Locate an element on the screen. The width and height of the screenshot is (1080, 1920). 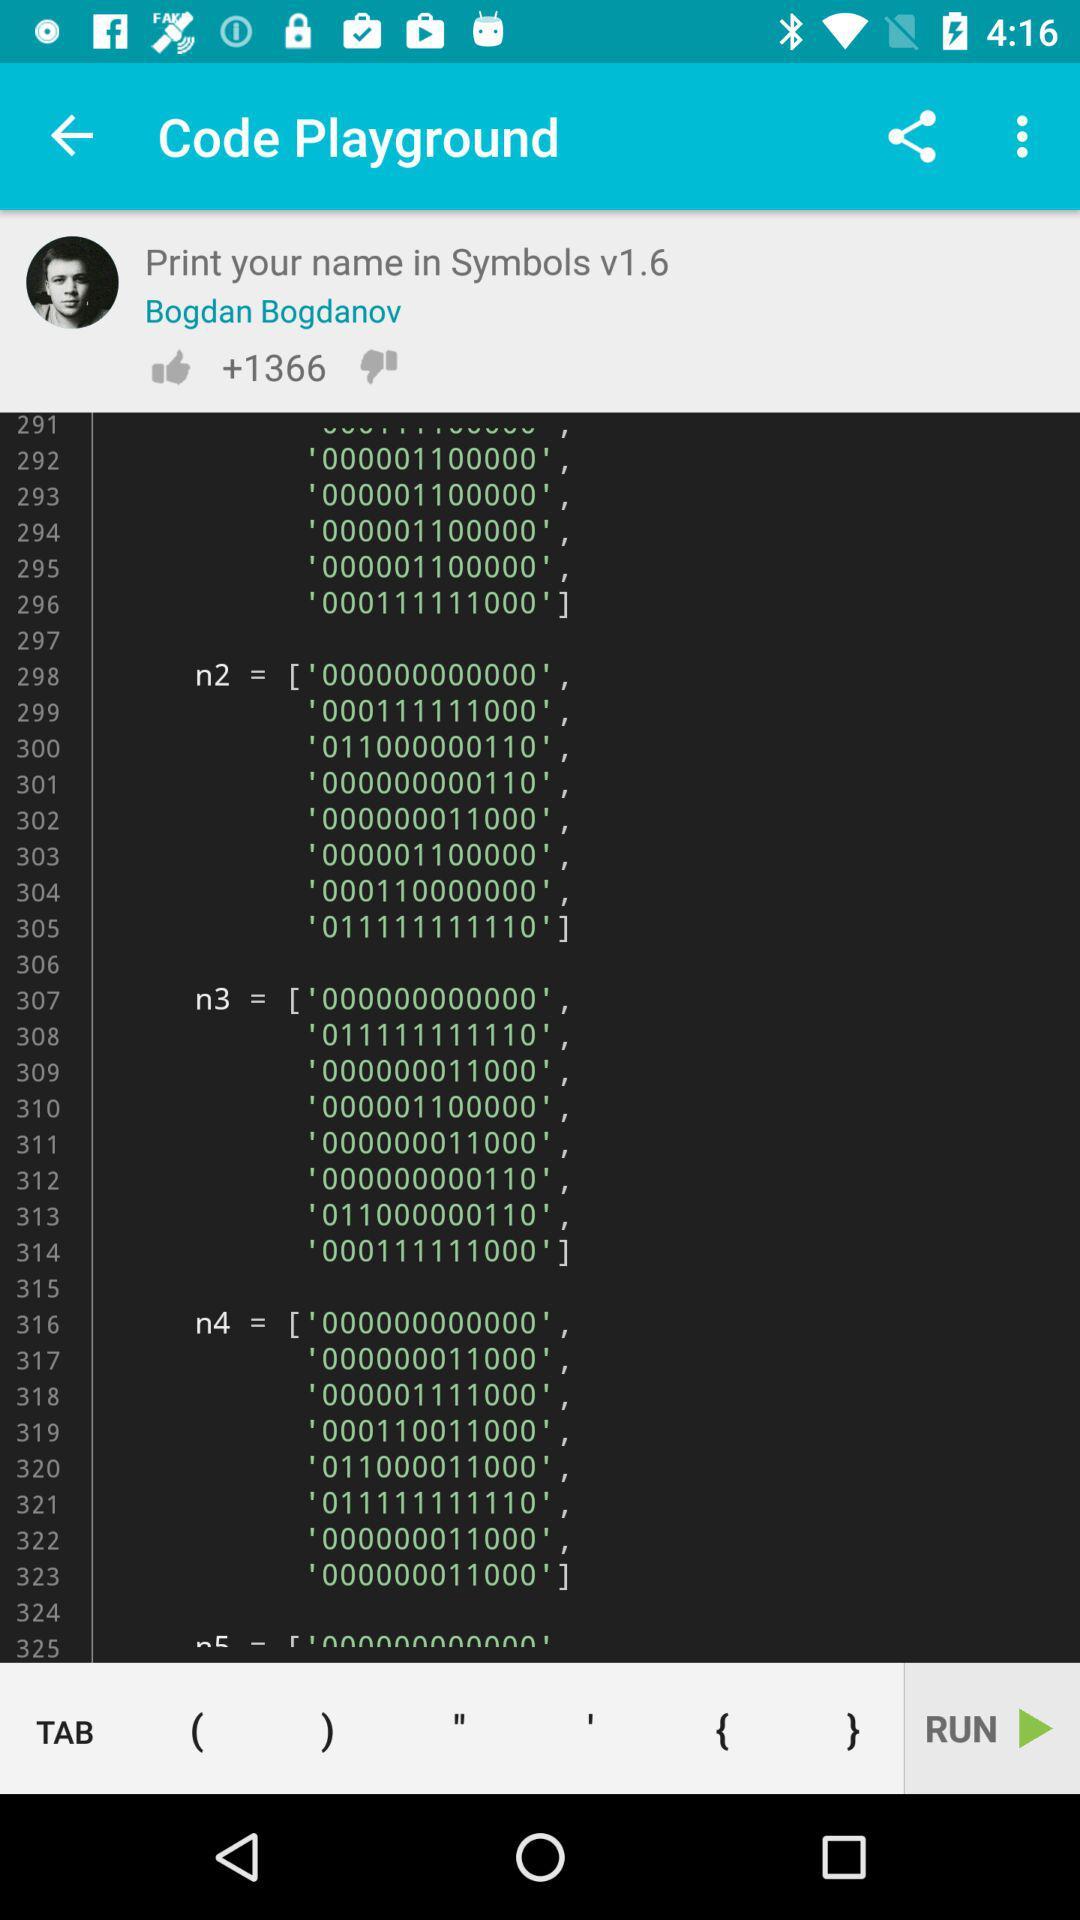
the thumbs_up icon is located at coordinates (169, 366).